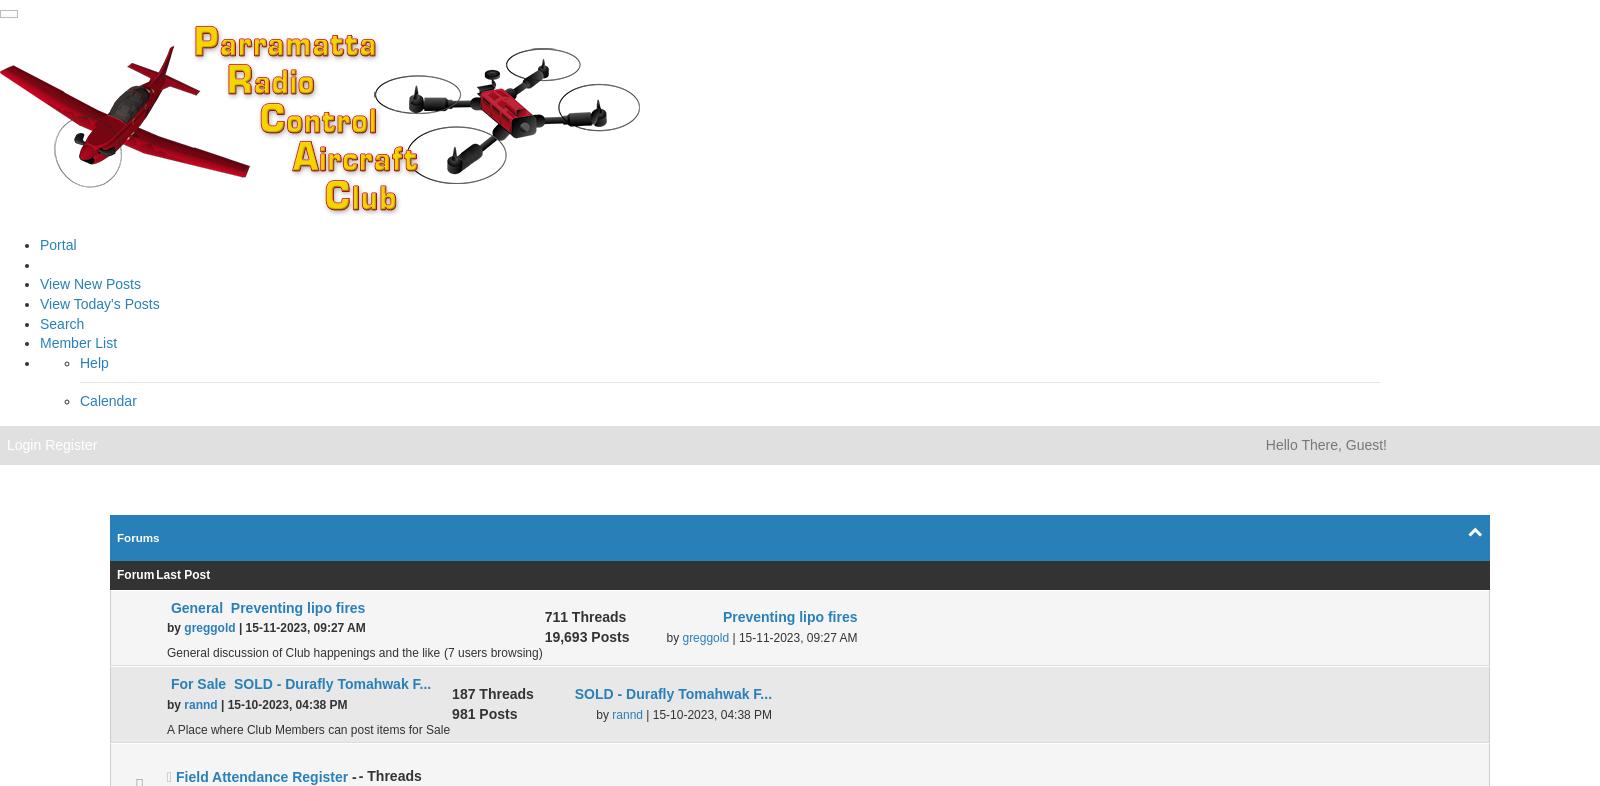 The width and height of the screenshot is (1600, 786). Describe the element at coordinates (308, 729) in the screenshot. I see `'A Place where Club Members can post items for Sale'` at that location.